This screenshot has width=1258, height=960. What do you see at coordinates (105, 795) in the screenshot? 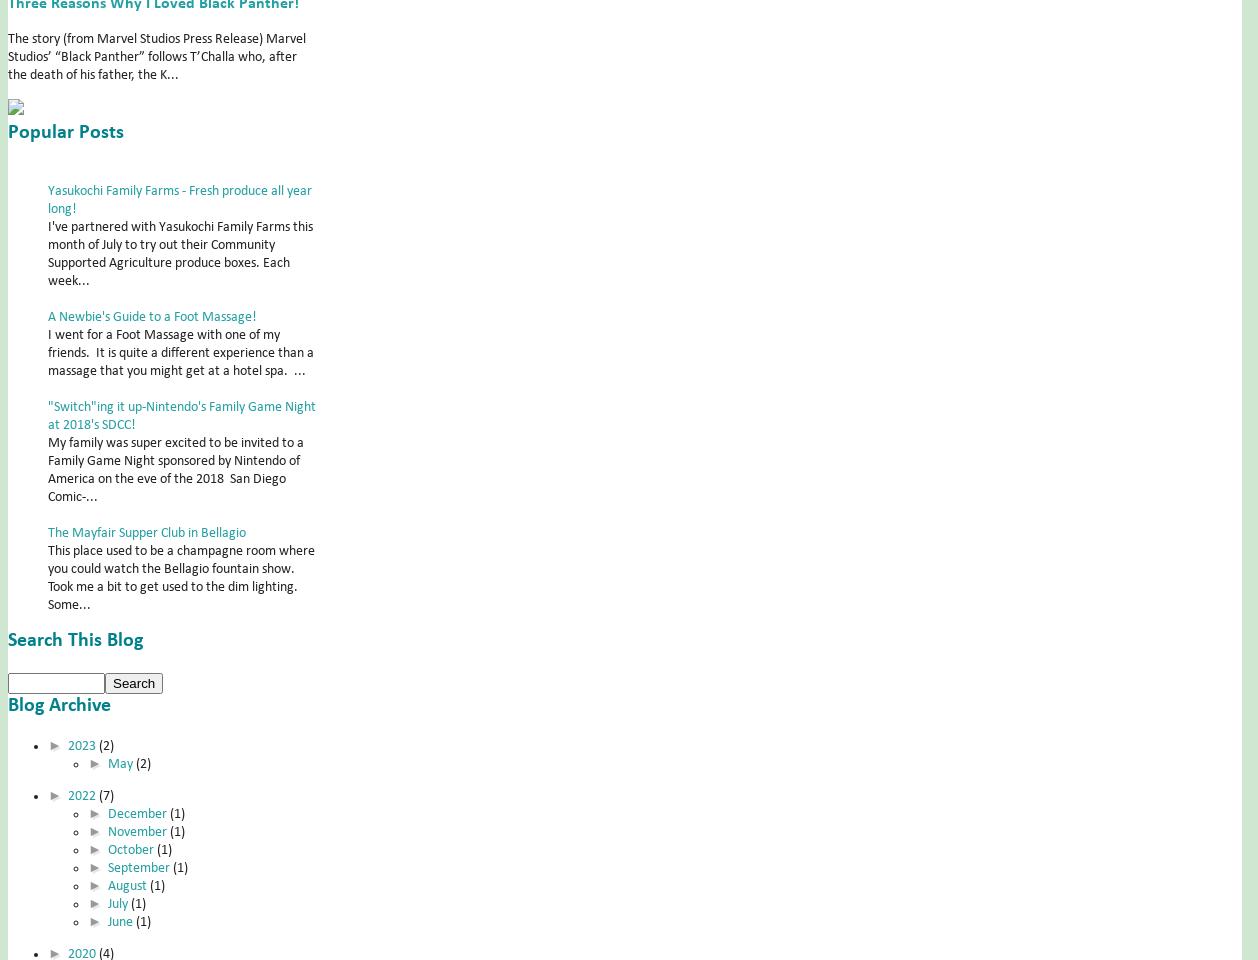
I see `'(7)'` at bounding box center [105, 795].